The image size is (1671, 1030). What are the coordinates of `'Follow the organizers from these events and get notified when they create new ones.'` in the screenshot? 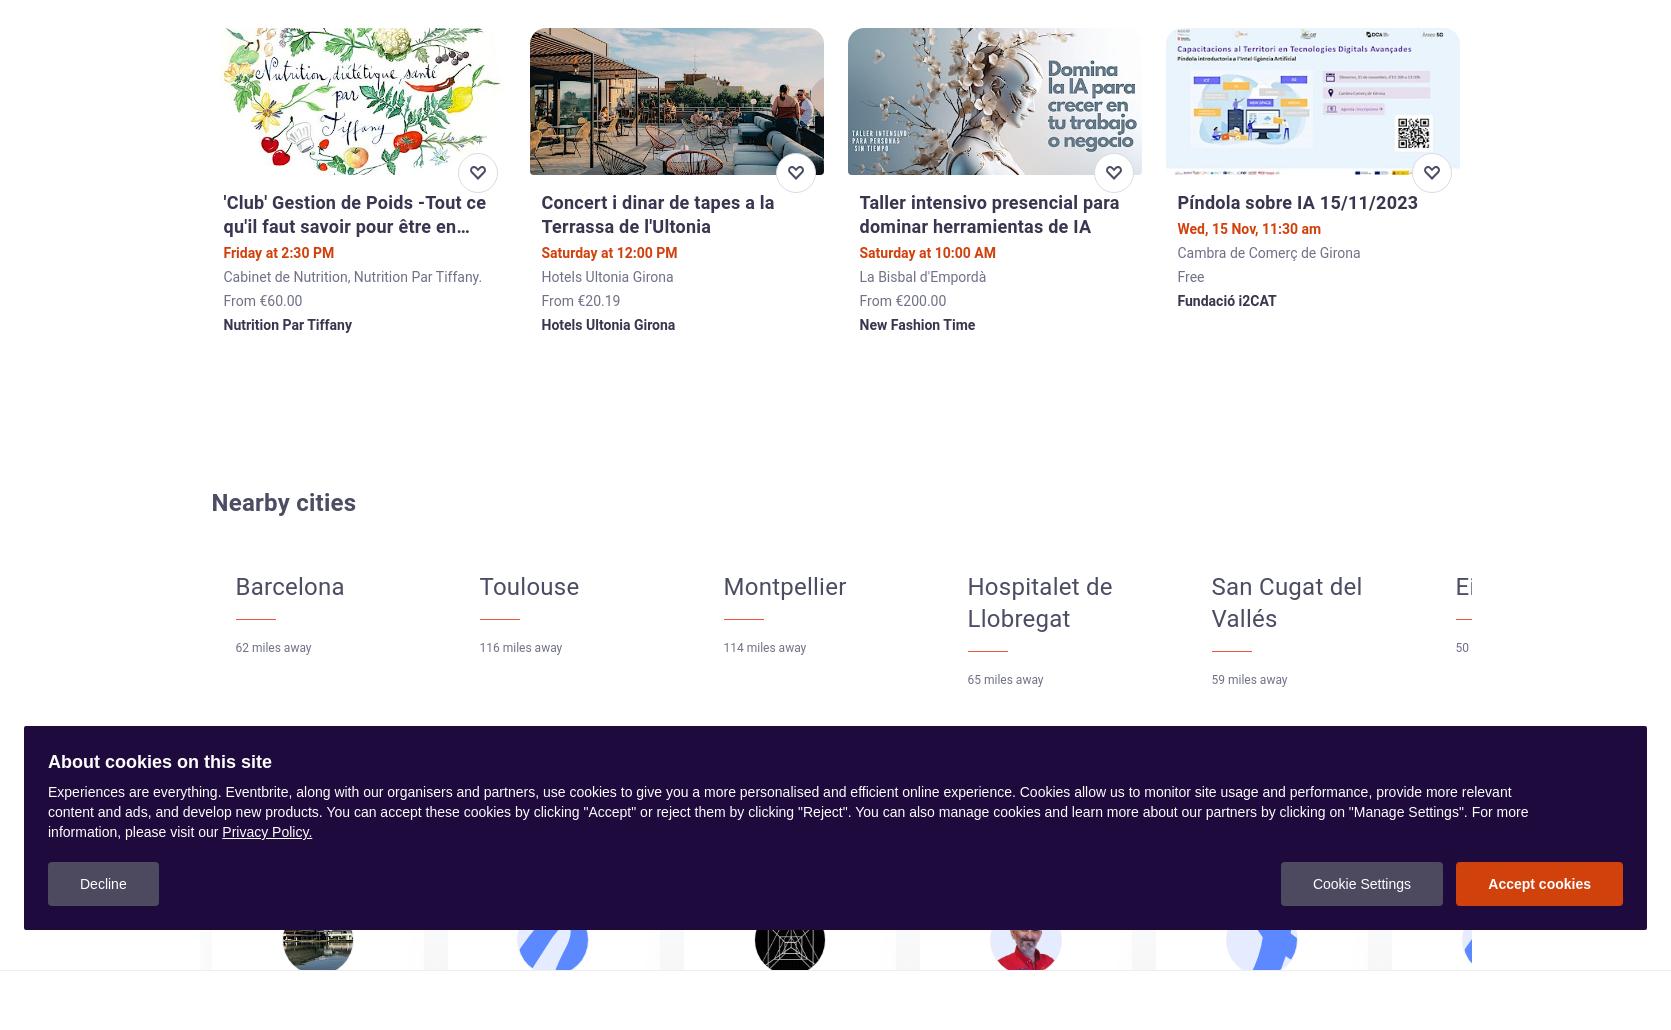 It's located at (472, 835).